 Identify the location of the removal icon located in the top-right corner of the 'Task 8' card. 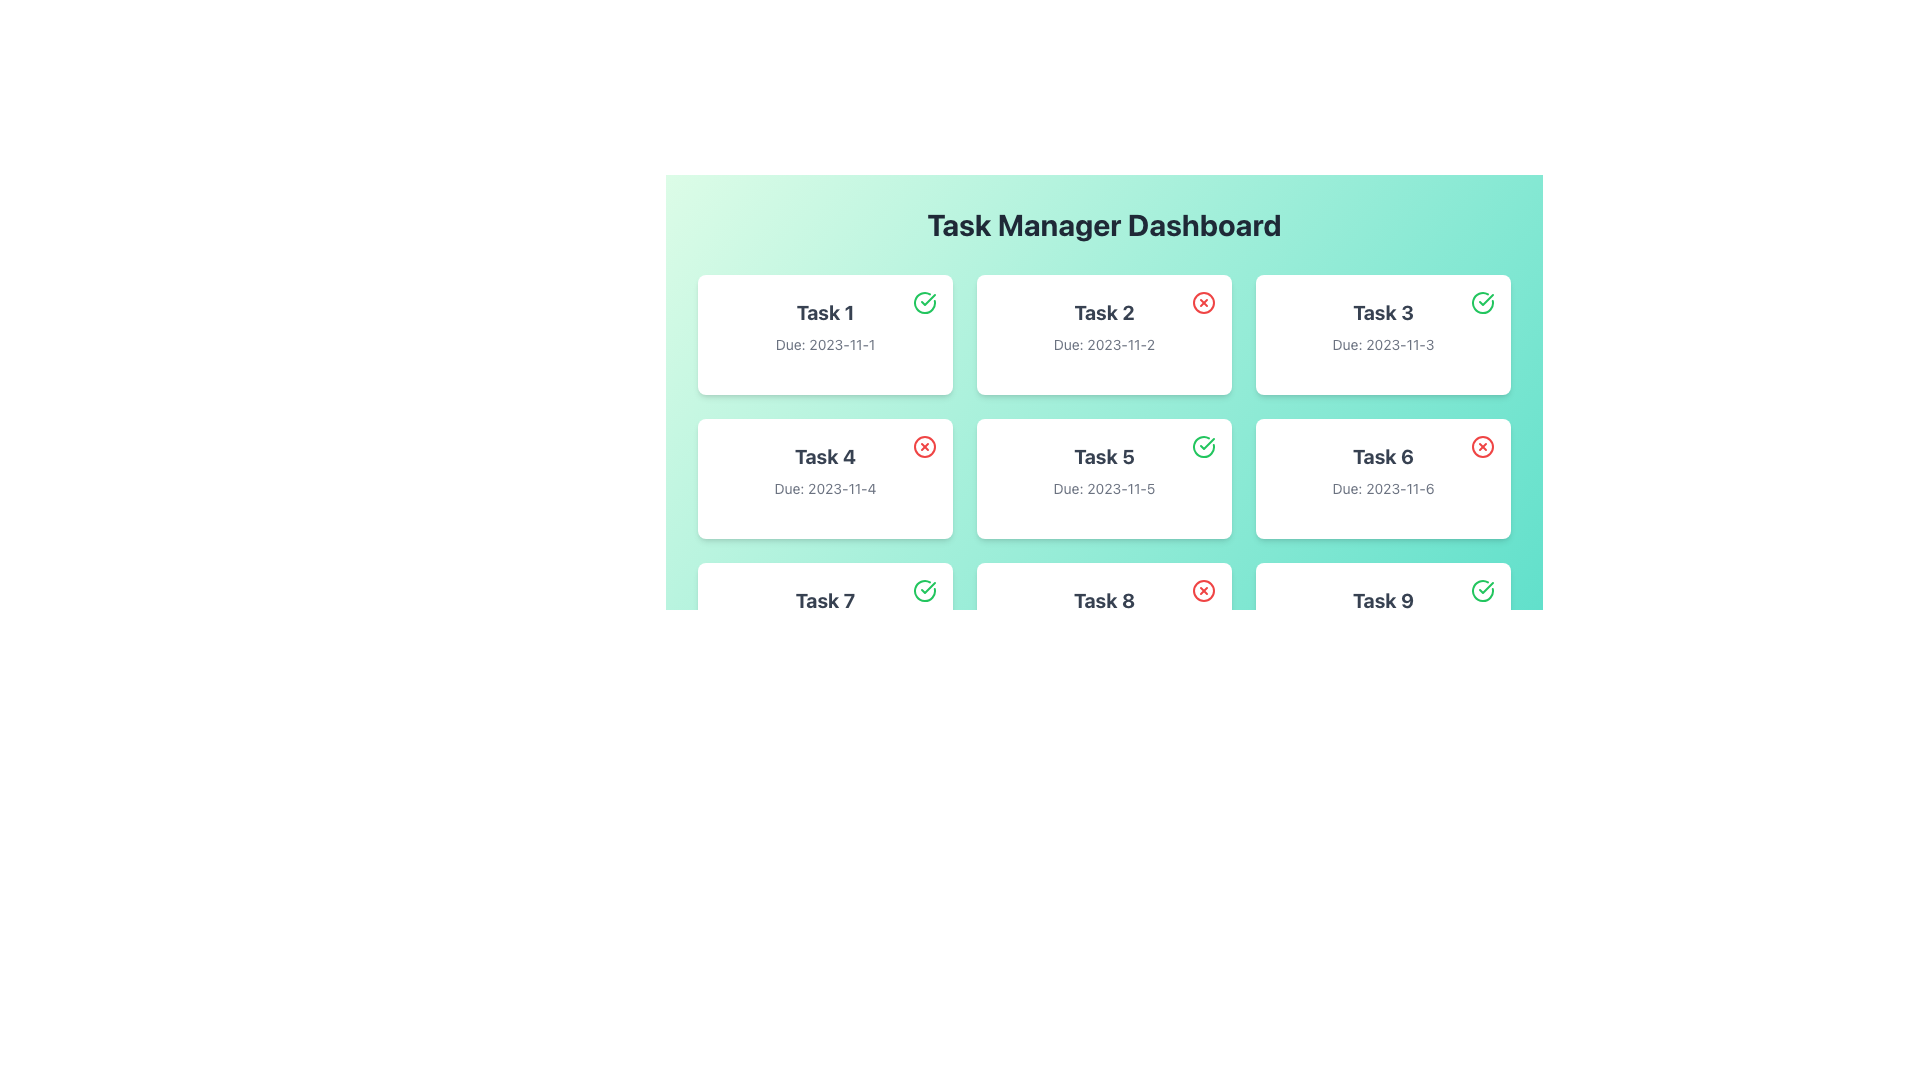
(1203, 589).